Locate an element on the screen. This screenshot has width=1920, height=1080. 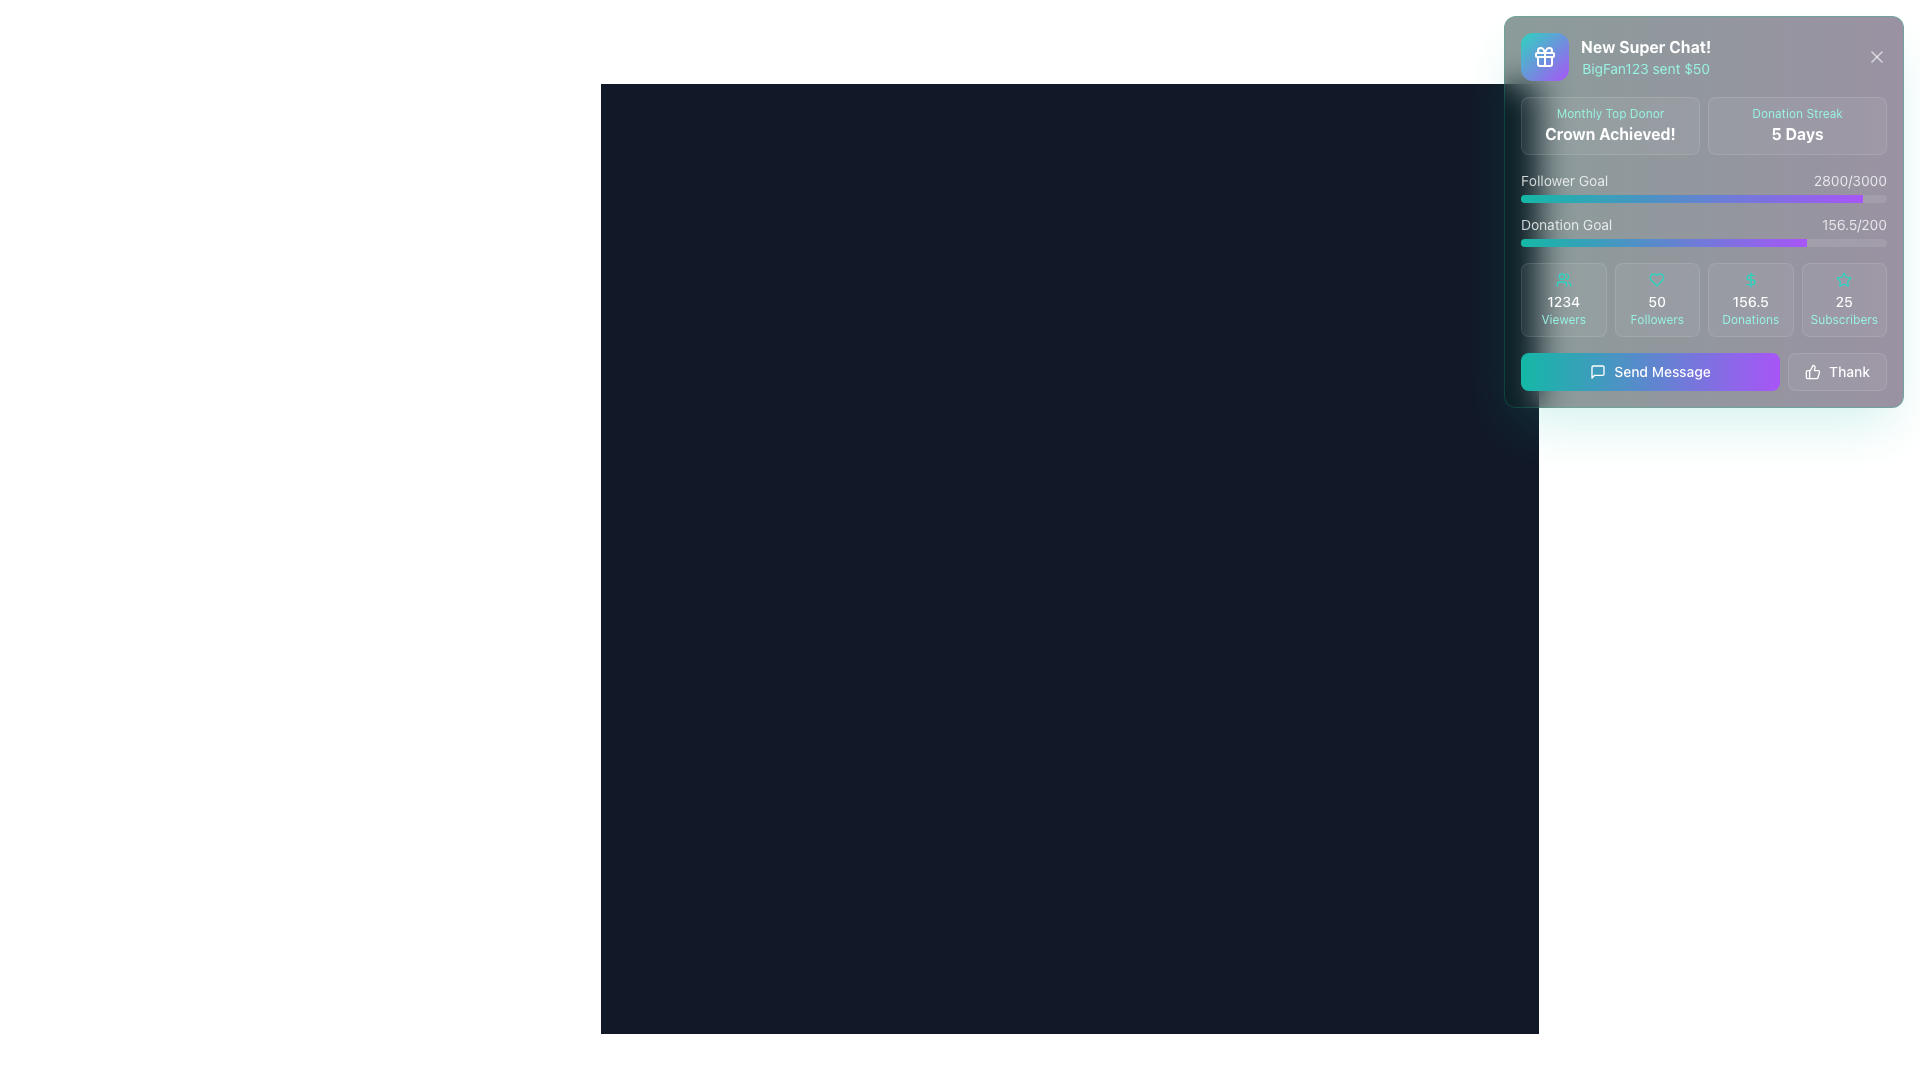
text content of the white-colored label displaying the number '25', which is centrally positioned above the word 'subscribers' and below a star icon is located at coordinates (1843, 301).